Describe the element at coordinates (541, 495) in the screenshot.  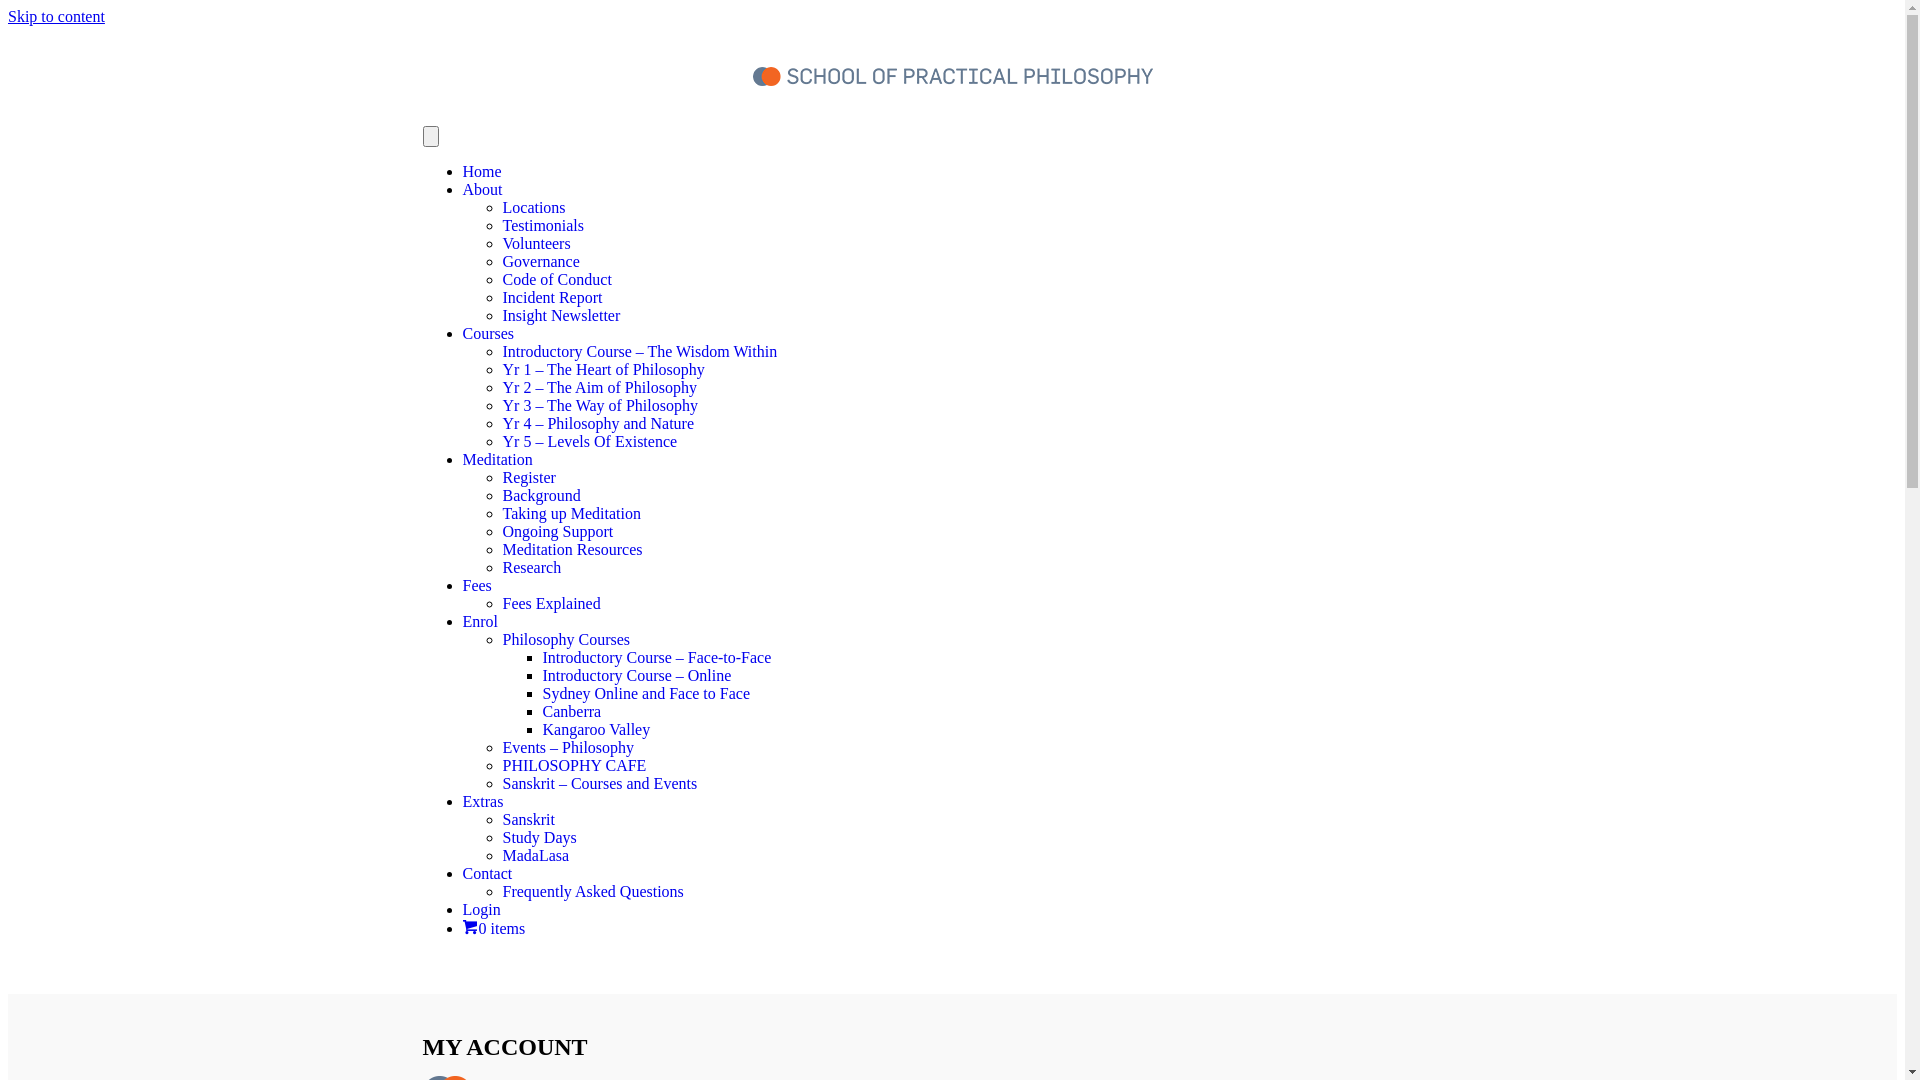
I see `'Background'` at that location.